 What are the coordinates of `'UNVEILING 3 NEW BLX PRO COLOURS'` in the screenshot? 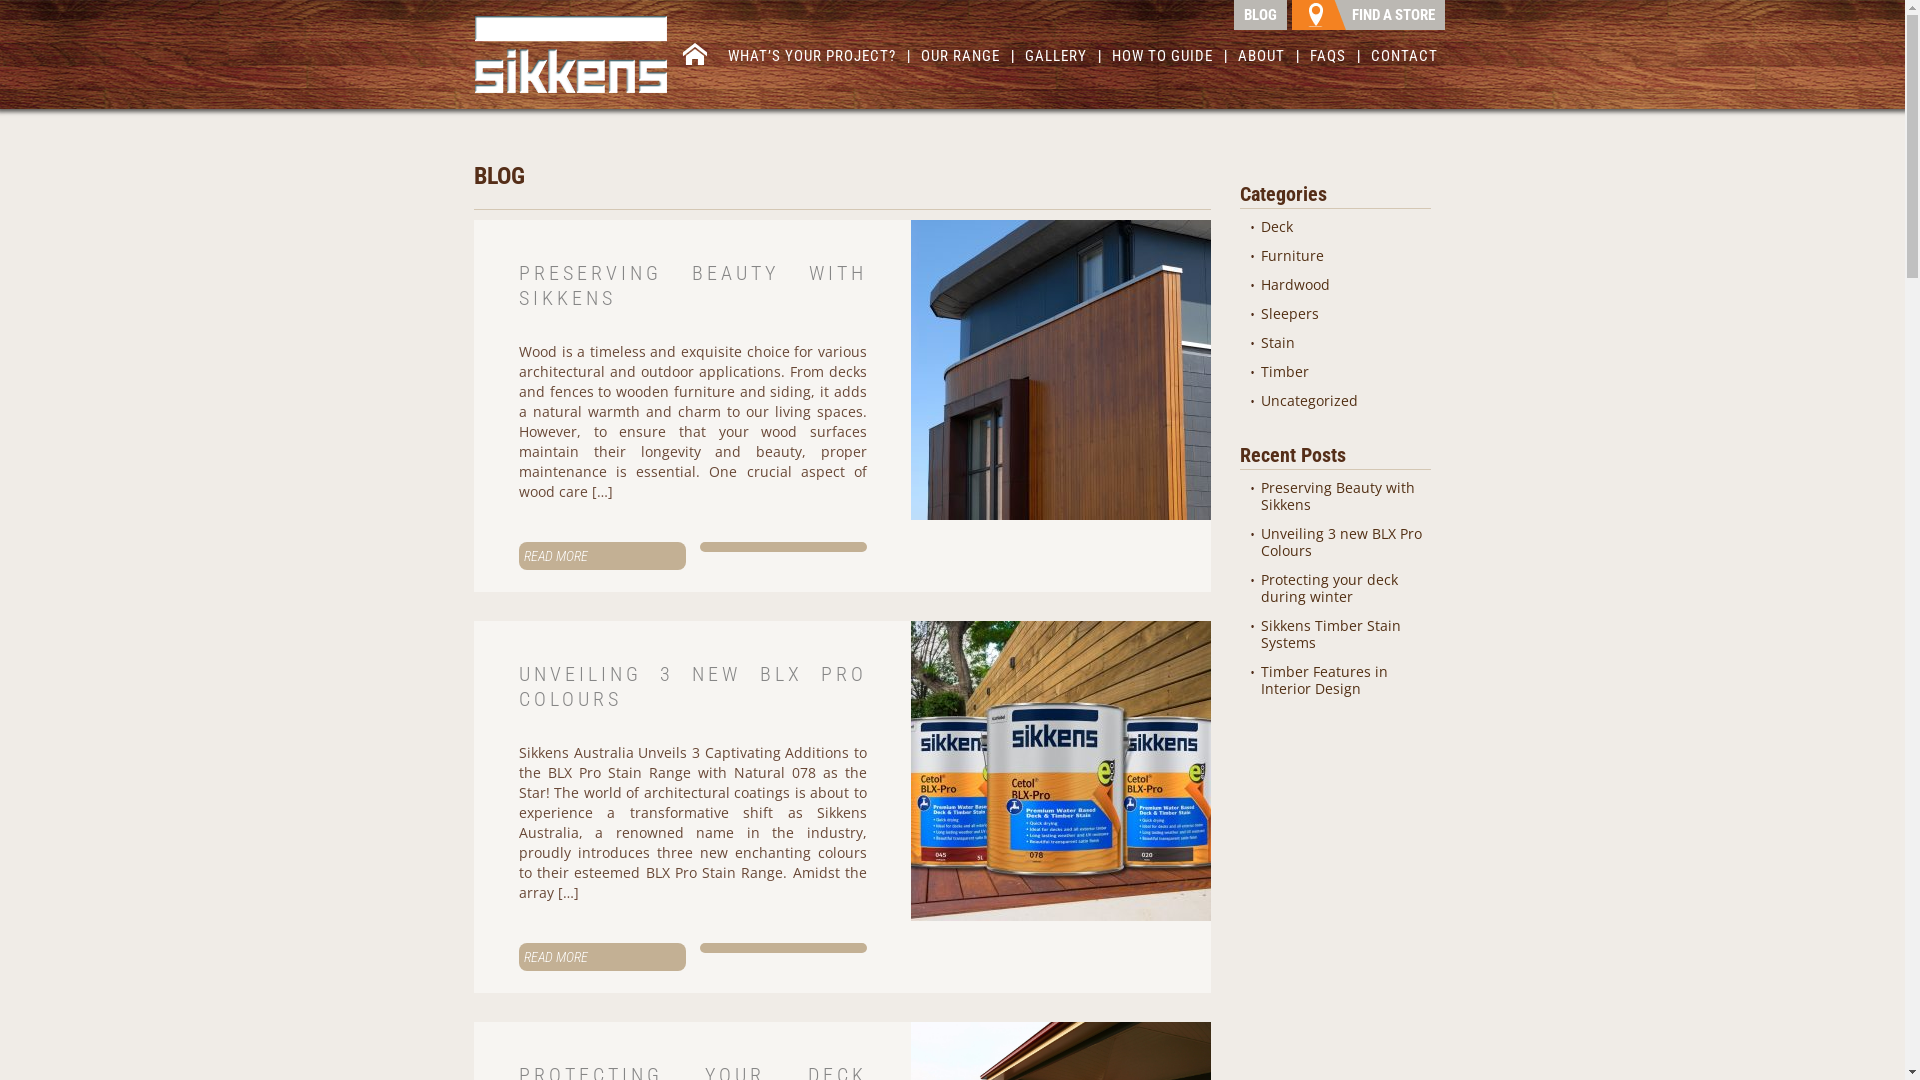 It's located at (692, 685).